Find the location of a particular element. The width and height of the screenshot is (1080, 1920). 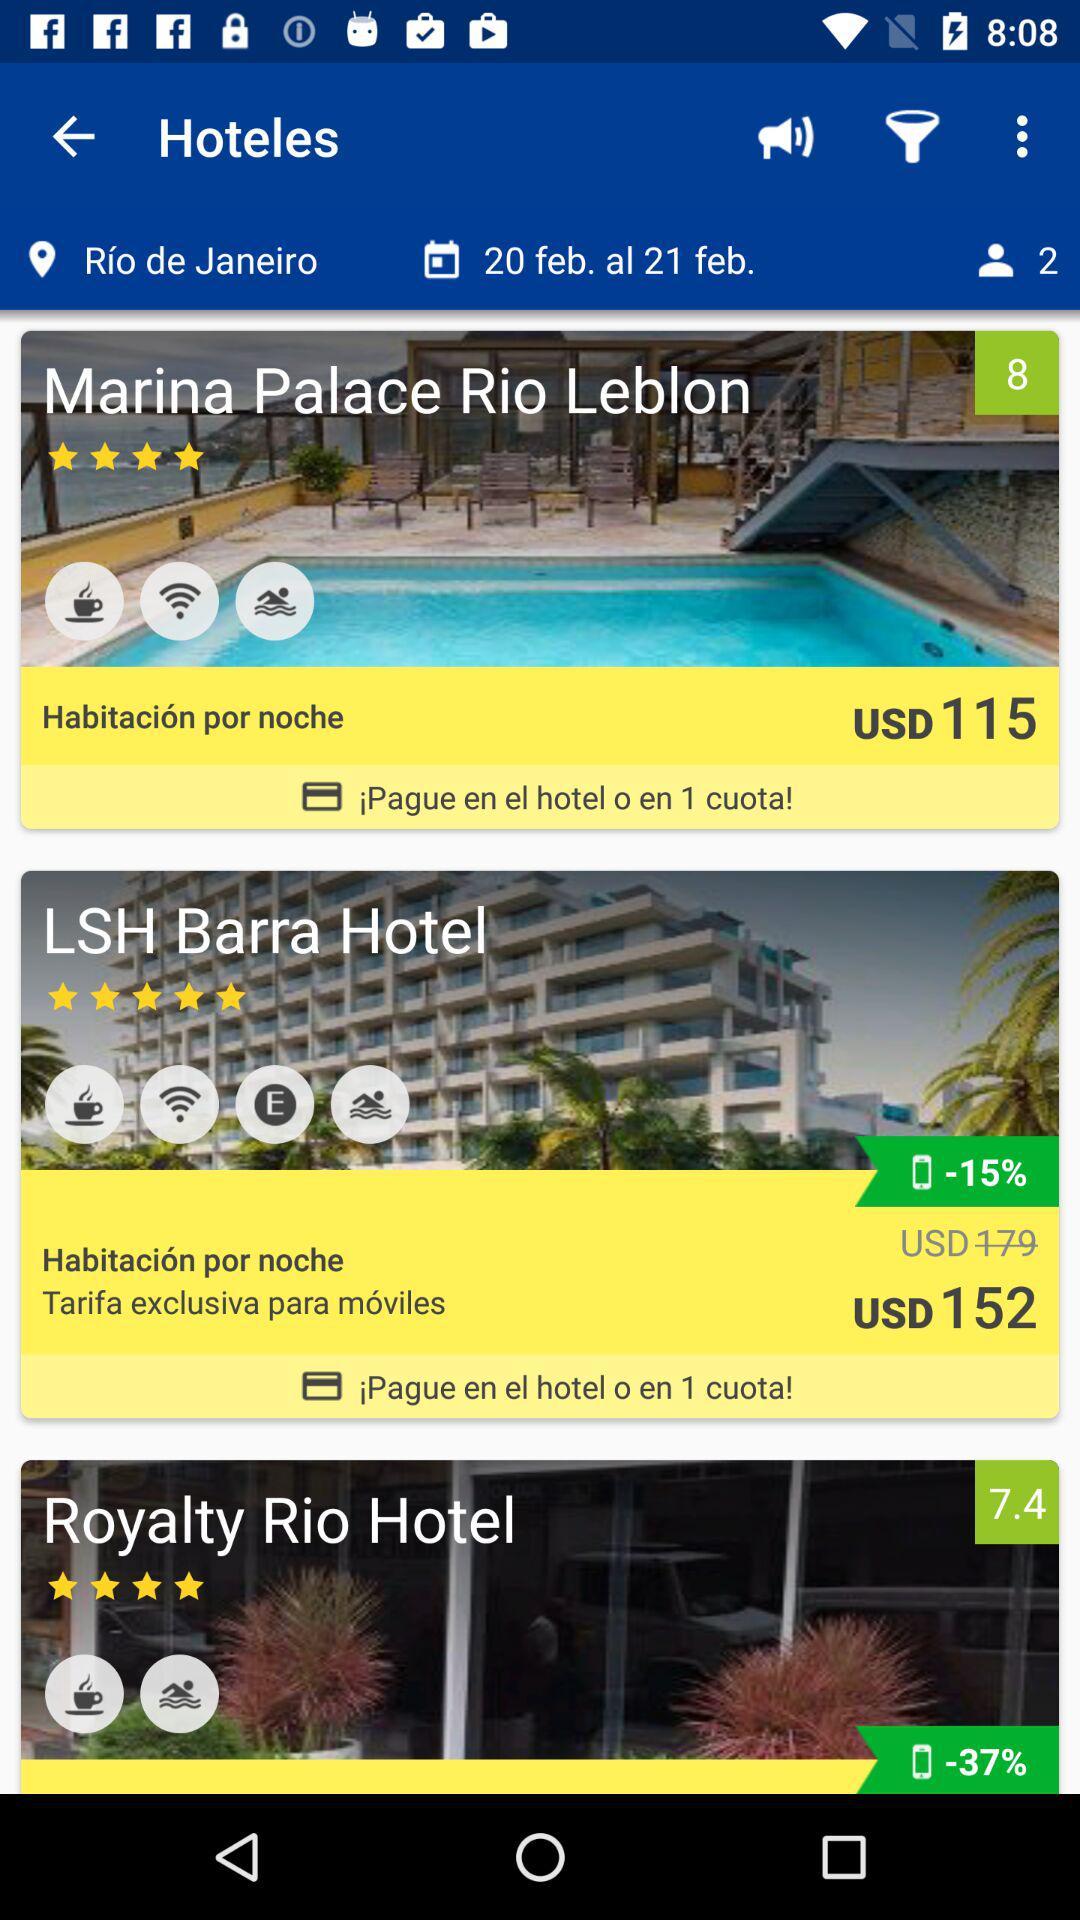

the app next to hoteles app is located at coordinates (72, 135).